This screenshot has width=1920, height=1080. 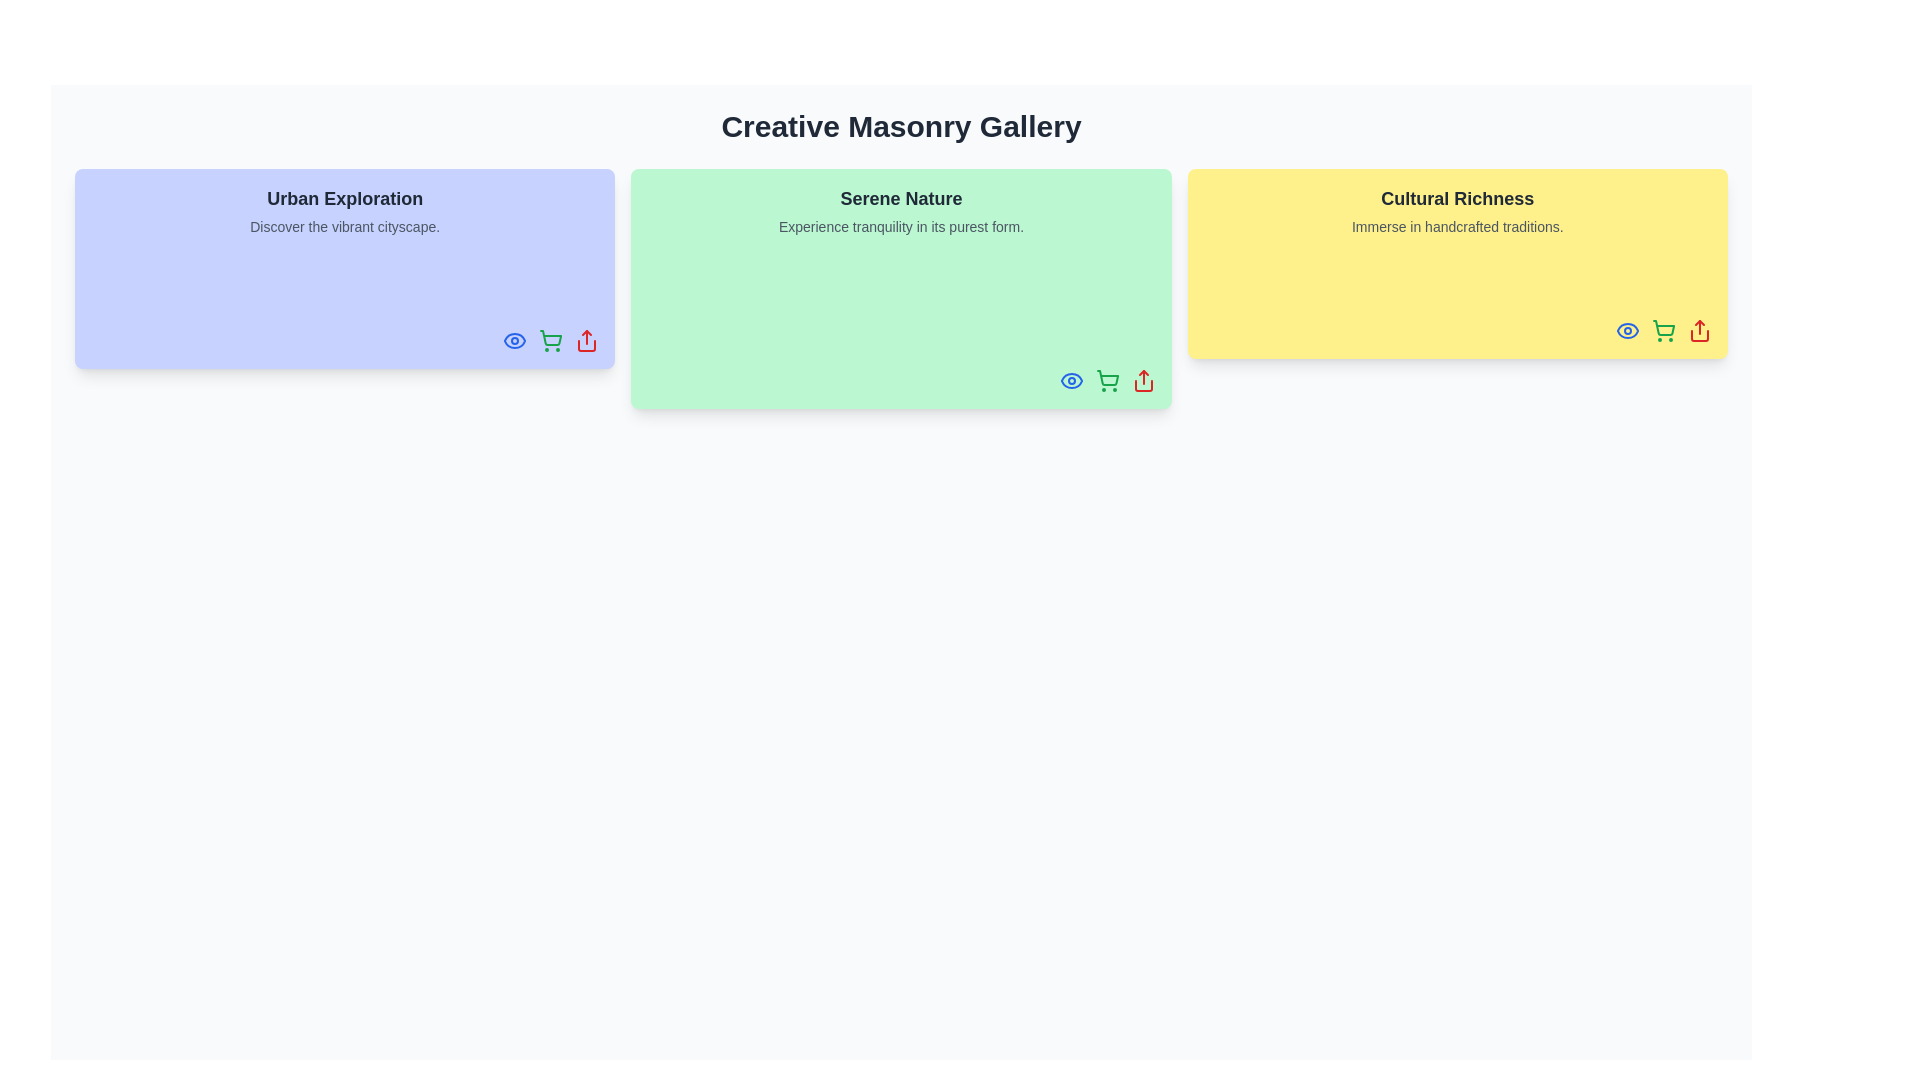 What do you see at coordinates (1070, 381) in the screenshot?
I see `the 'view' icon button located at the bottom-right corner of the 'Serene Nature' card` at bounding box center [1070, 381].